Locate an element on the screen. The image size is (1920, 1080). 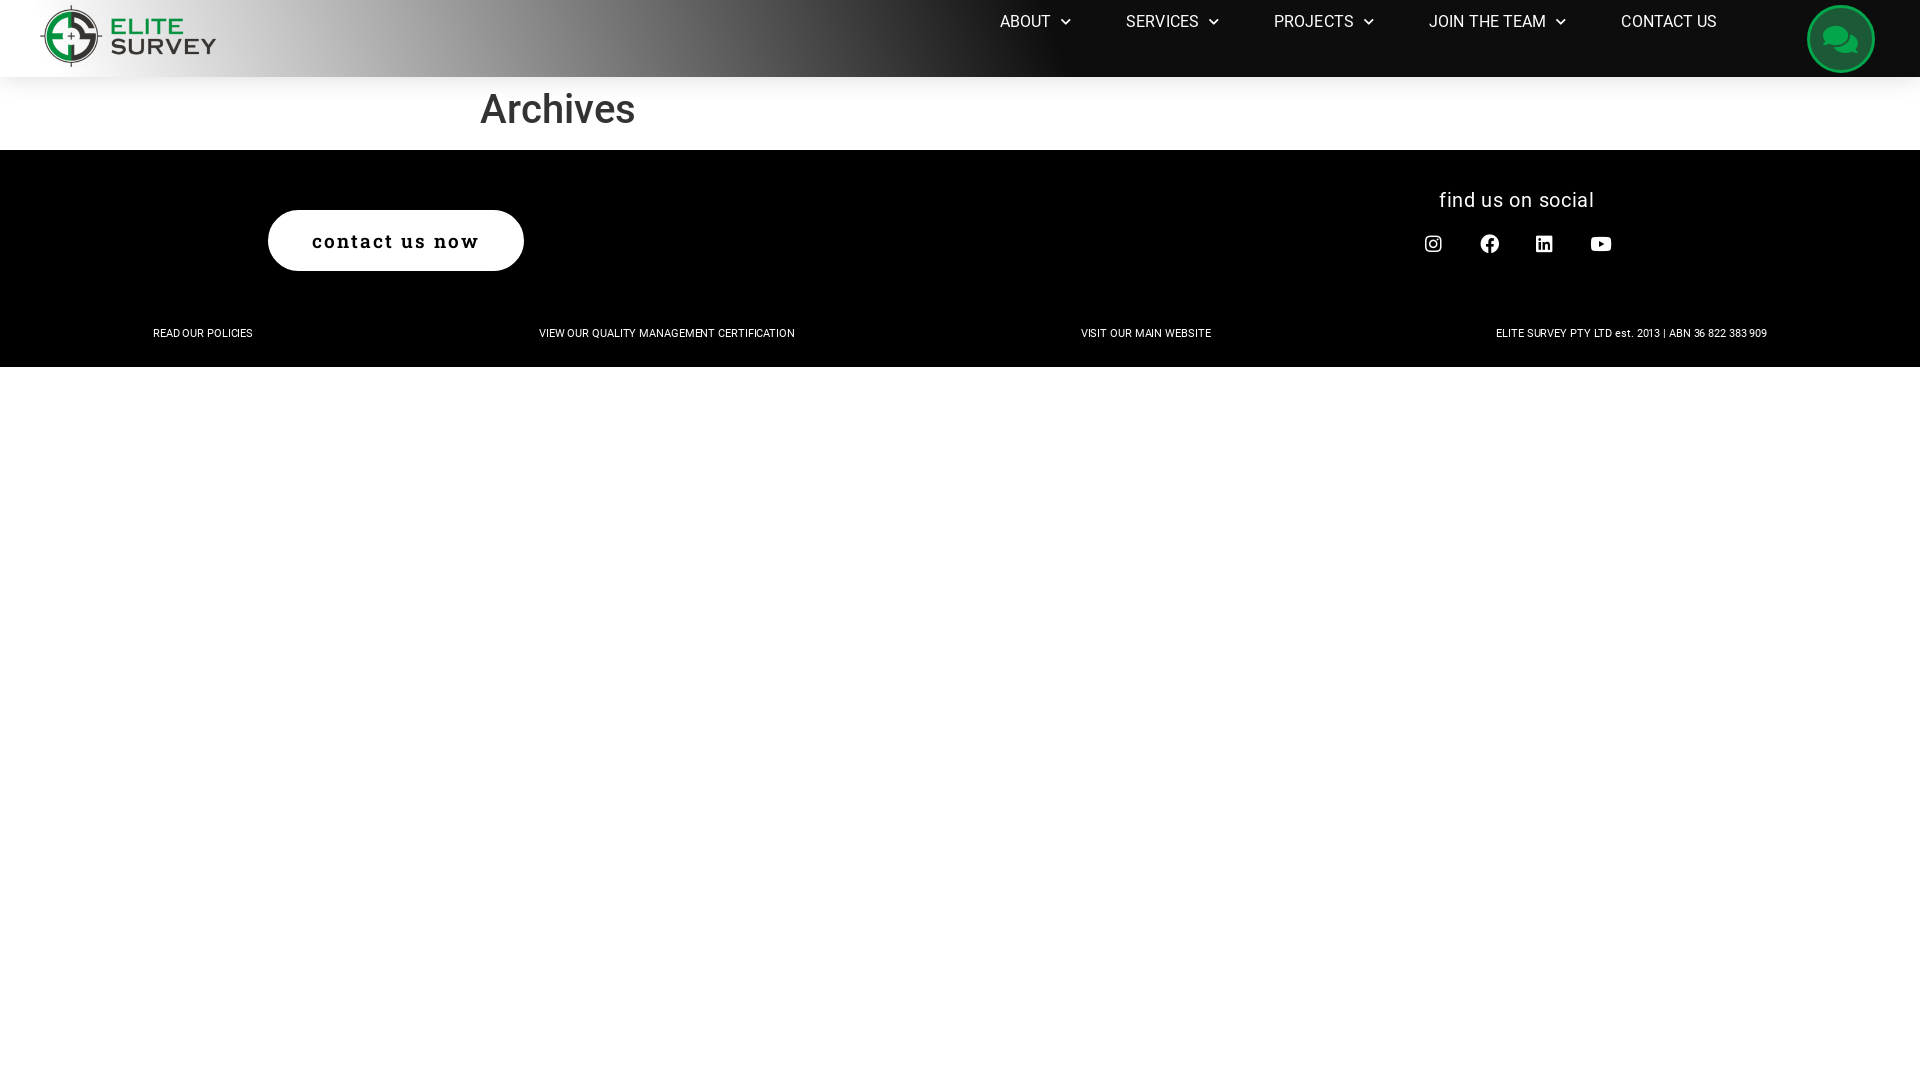
'SERVICES' is located at coordinates (1172, 22).